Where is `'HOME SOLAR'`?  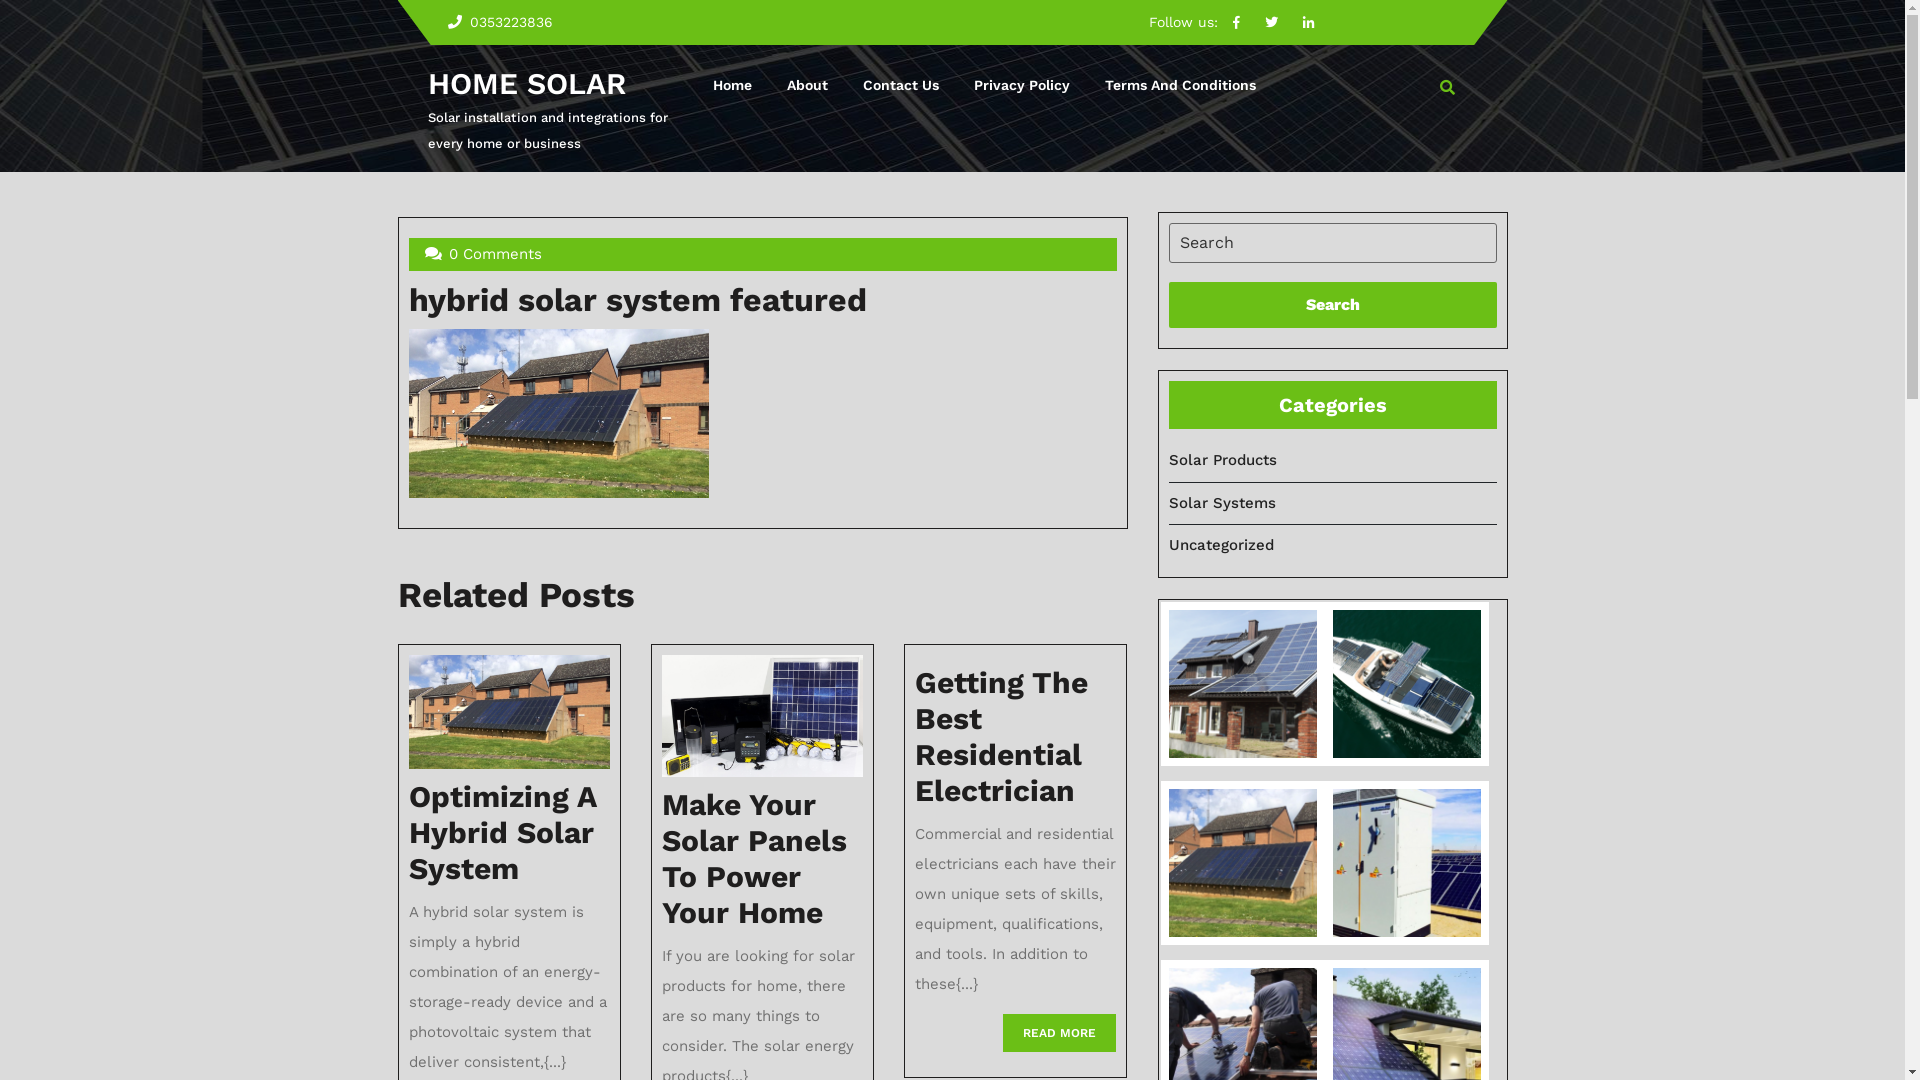
'HOME SOLAR' is located at coordinates (426, 82).